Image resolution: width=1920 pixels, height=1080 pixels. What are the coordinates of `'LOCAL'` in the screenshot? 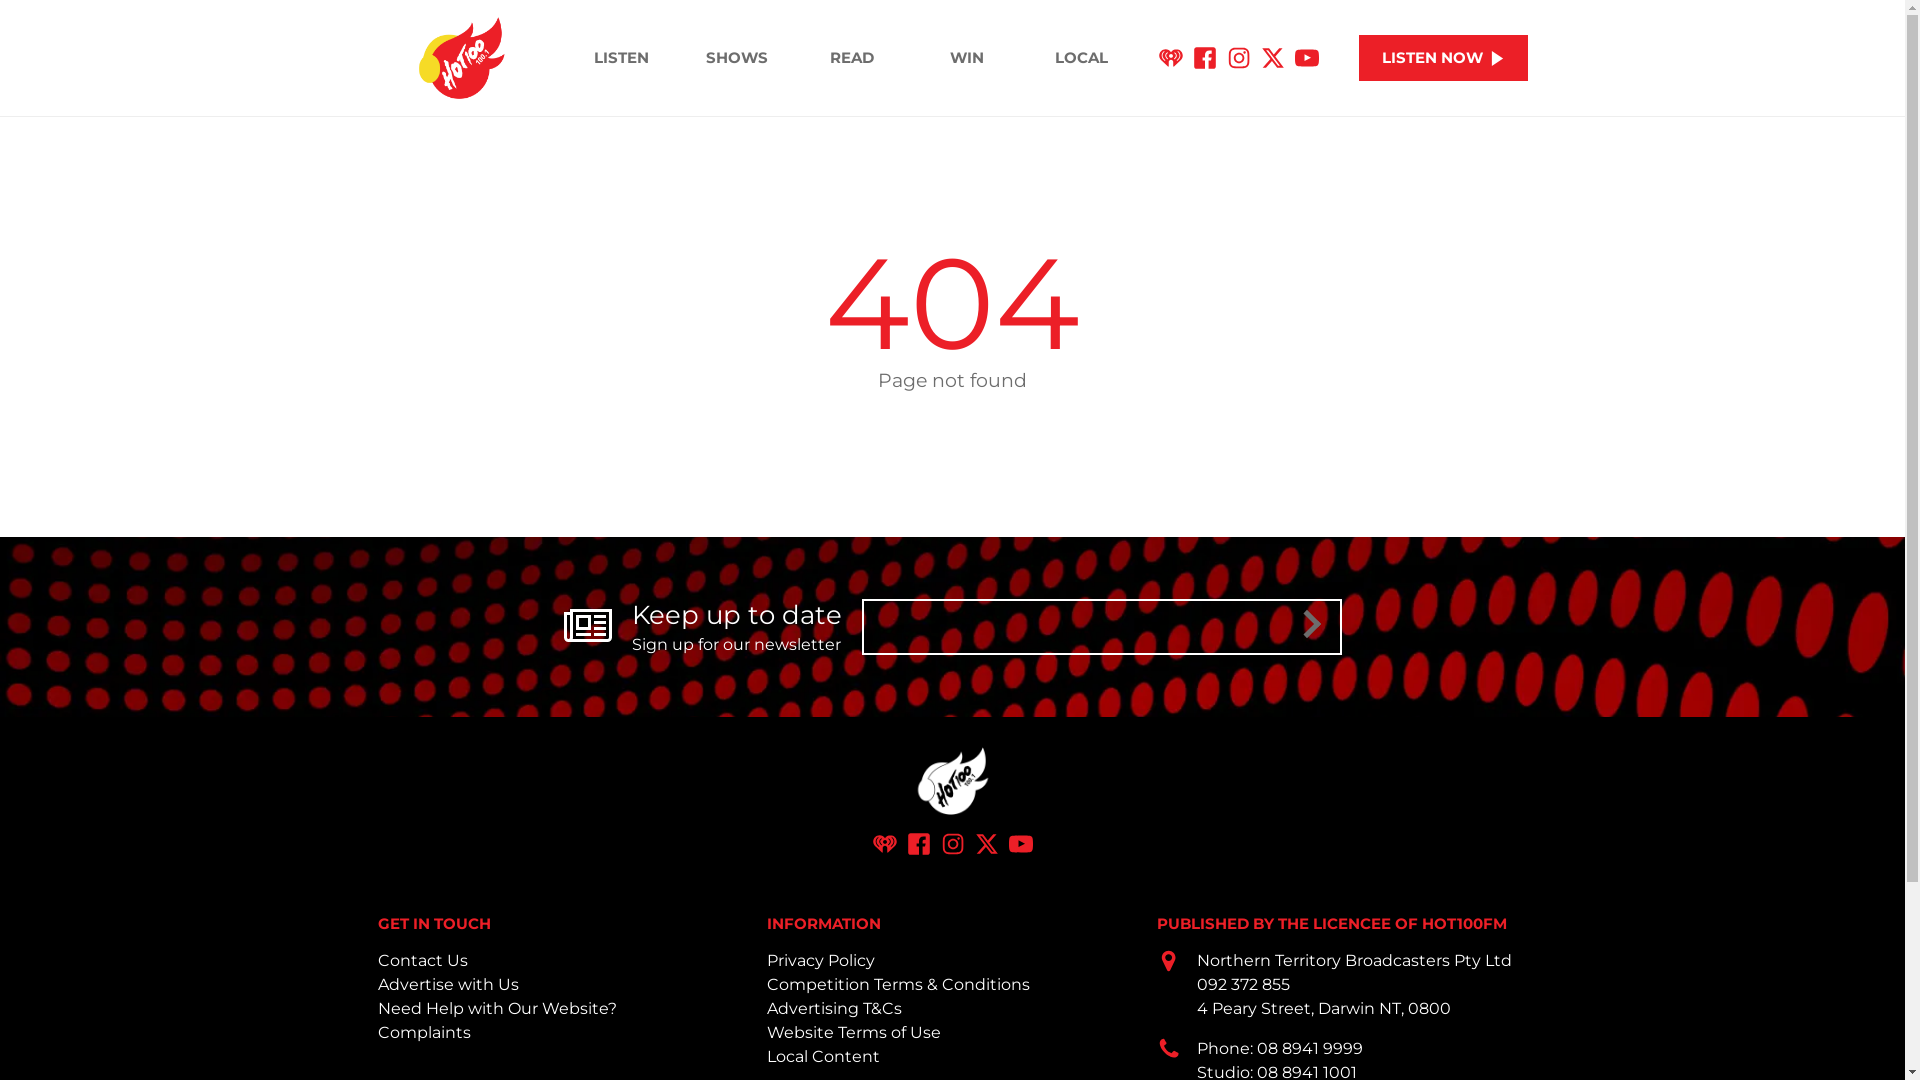 It's located at (1080, 56).